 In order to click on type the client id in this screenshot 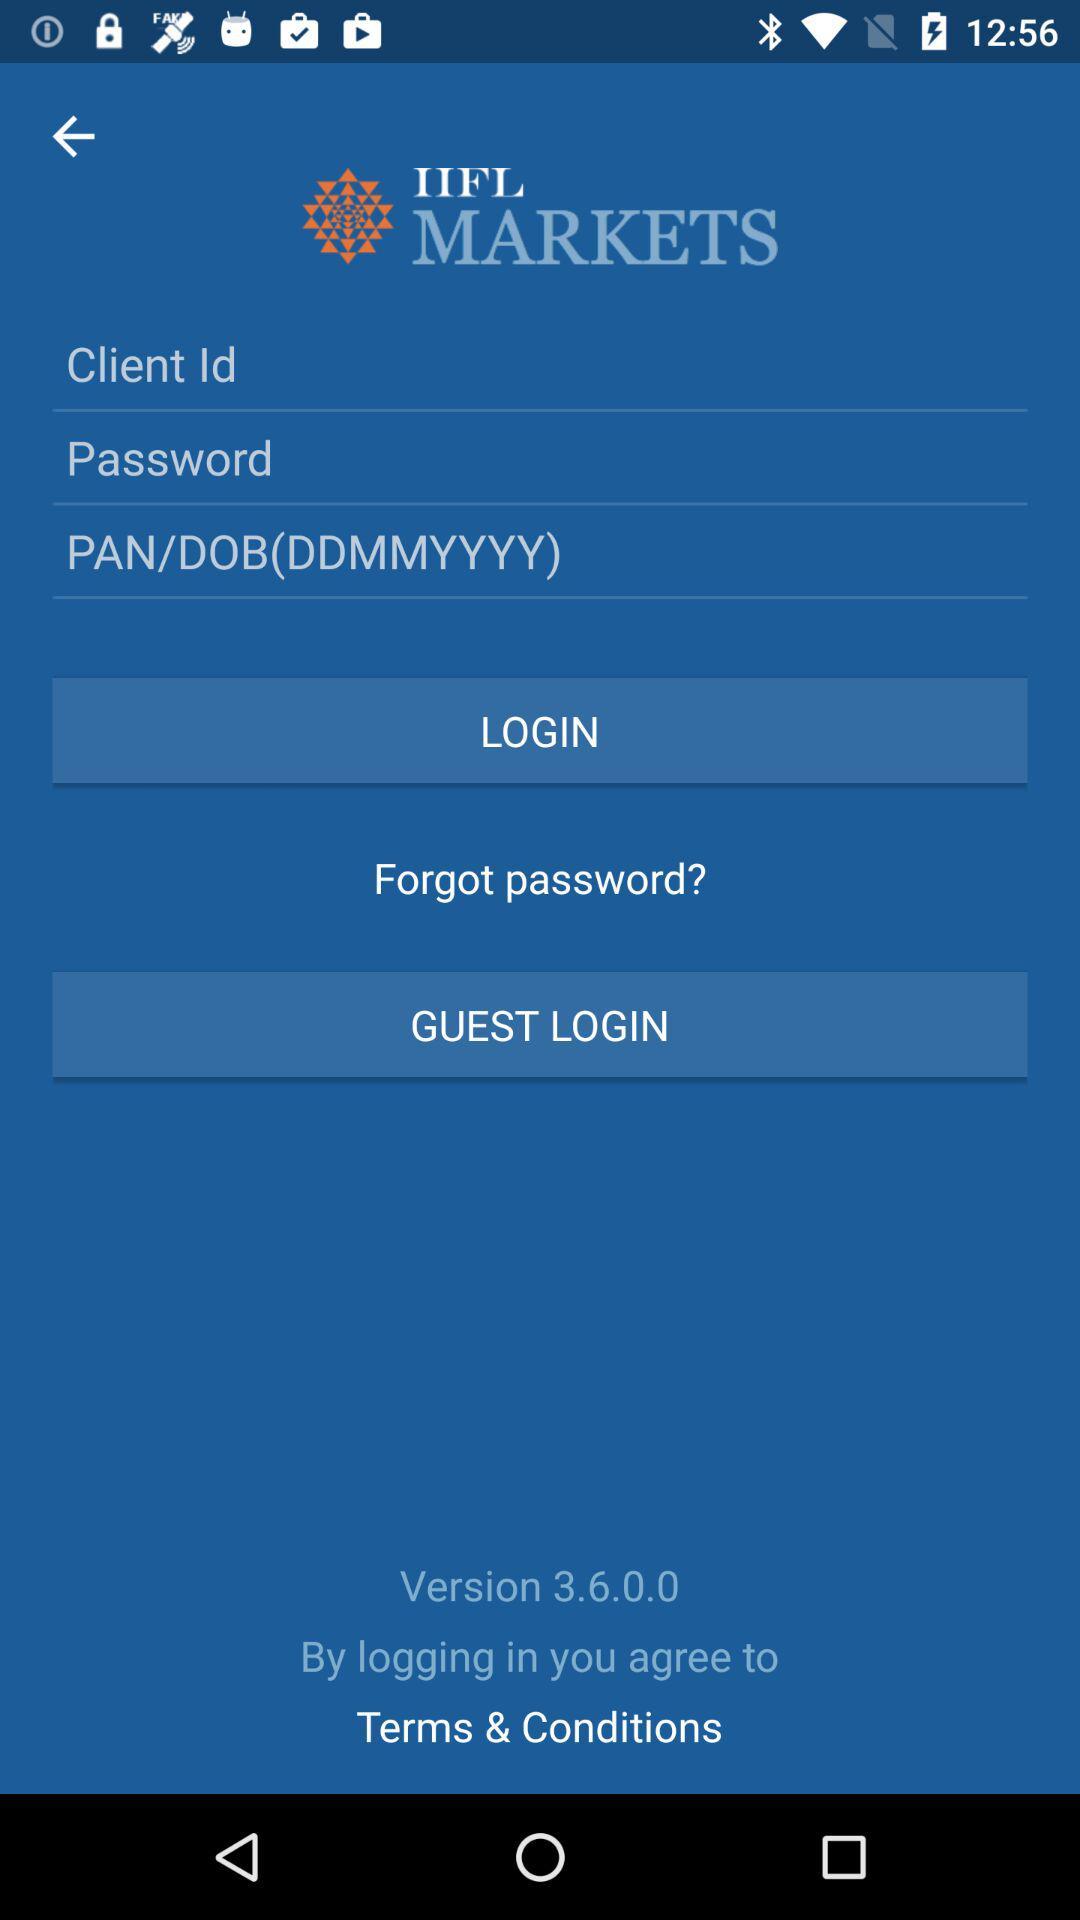, I will do `click(540, 363)`.